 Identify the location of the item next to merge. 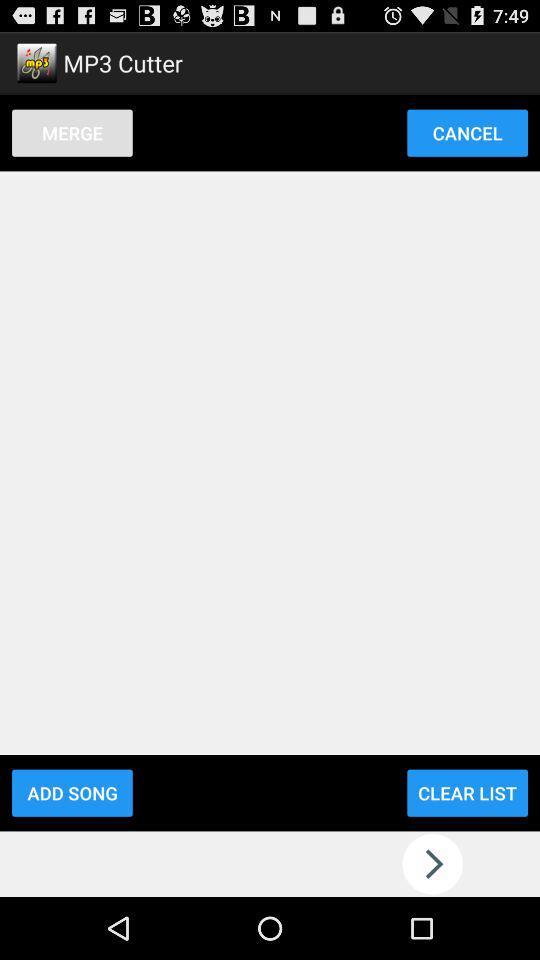
(467, 131).